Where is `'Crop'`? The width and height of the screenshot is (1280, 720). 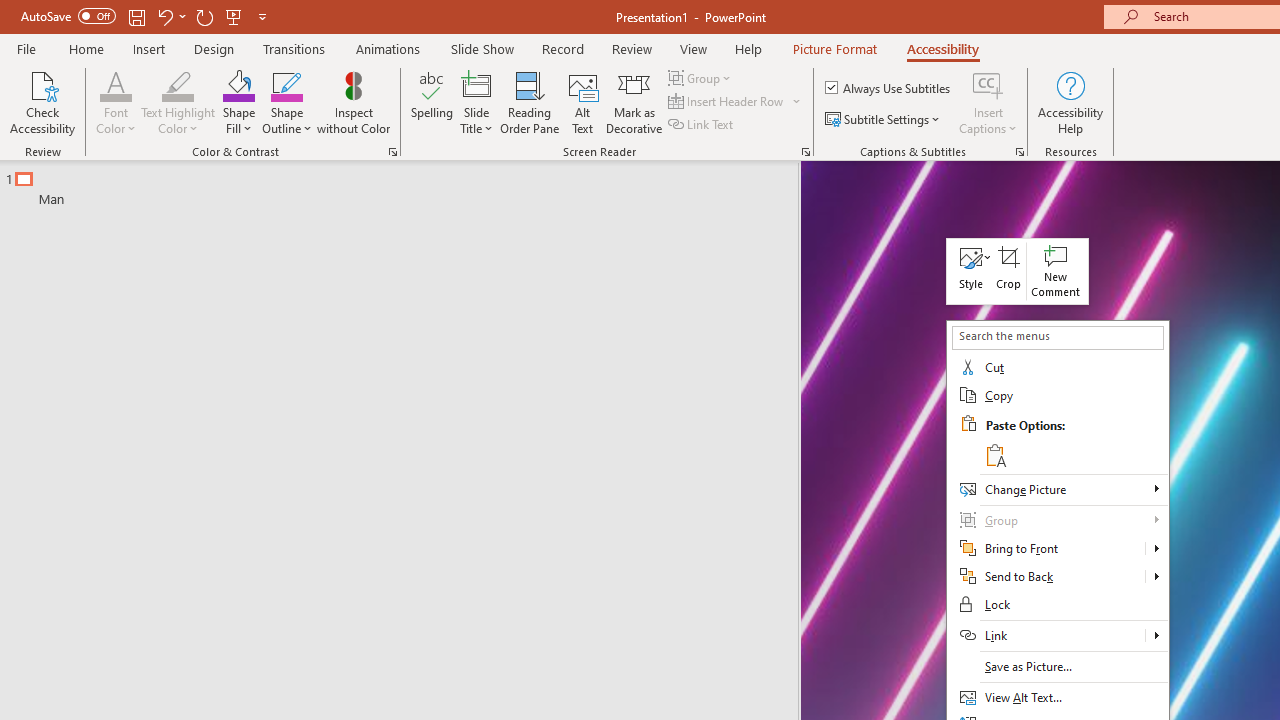
'Crop' is located at coordinates (1009, 271).